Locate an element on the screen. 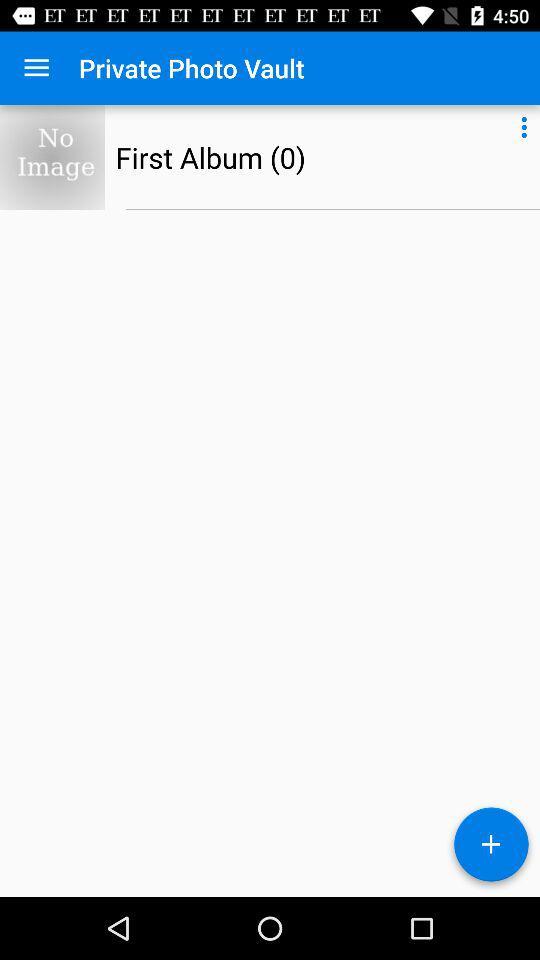 The height and width of the screenshot is (960, 540). a new photo album is located at coordinates (490, 847).